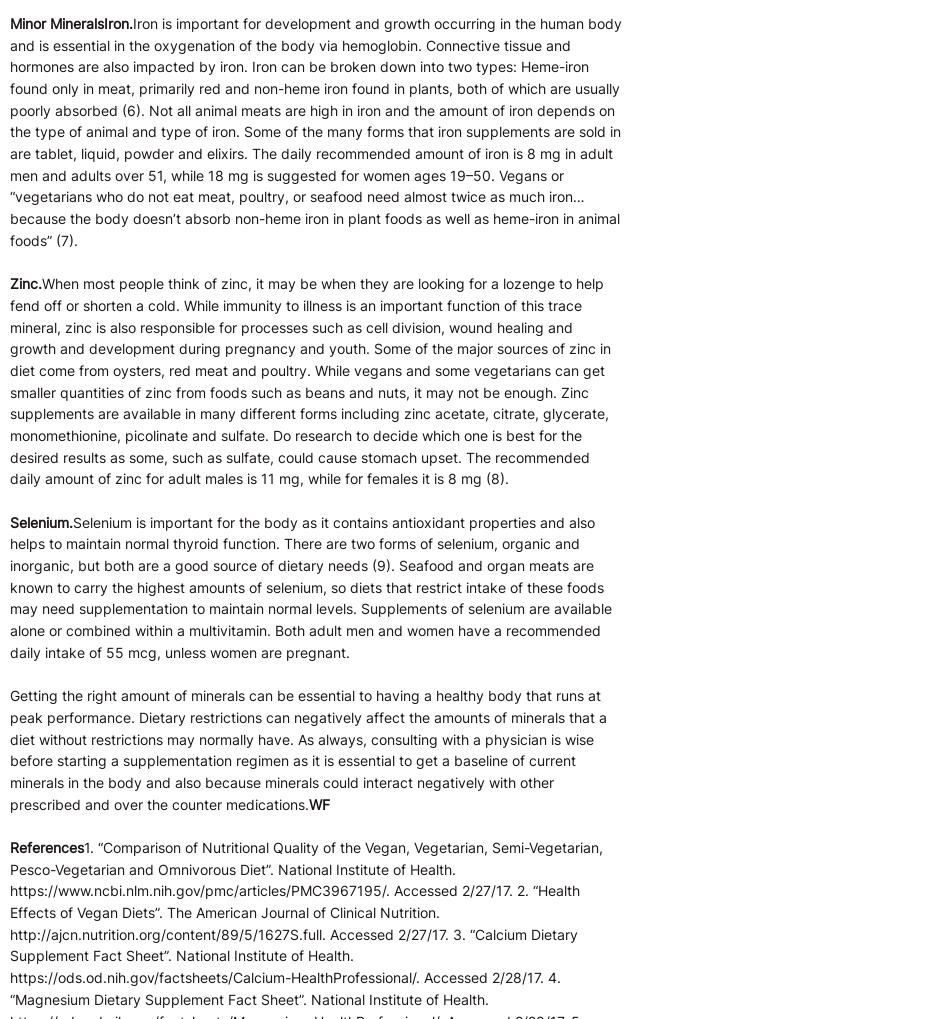 The height and width of the screenshot is (1019, 950). Describe the element at coordinates (309, 380) in the screenshot. I see `'When most people think of zinc, it may be when they are looking for a lozenge to help fend off or shorten a cold. While immunity to illness is an important function of this trace mineral, zinc is also responsible for processes such as cell division, wound healing and growth and development during pregnancy and youth. Some of the major sources of zinc in diet come from oysters, red meat and poultry. While vegans and some vegetarians can get smaller quantities of zinc from foods such as beans and nuts, it may not be enough. Zinc supplements are available in many different forms including zinc acetate, citrate, glycerate, monomethionine, picolinate and sulfate. Do research to decide which one is best for the desired results as some, such as sulfate, could cause stomach upset. The recommended daily amount of zinc for adult males is 11 mg, while for females it is 8 mg (8).'` at that location.